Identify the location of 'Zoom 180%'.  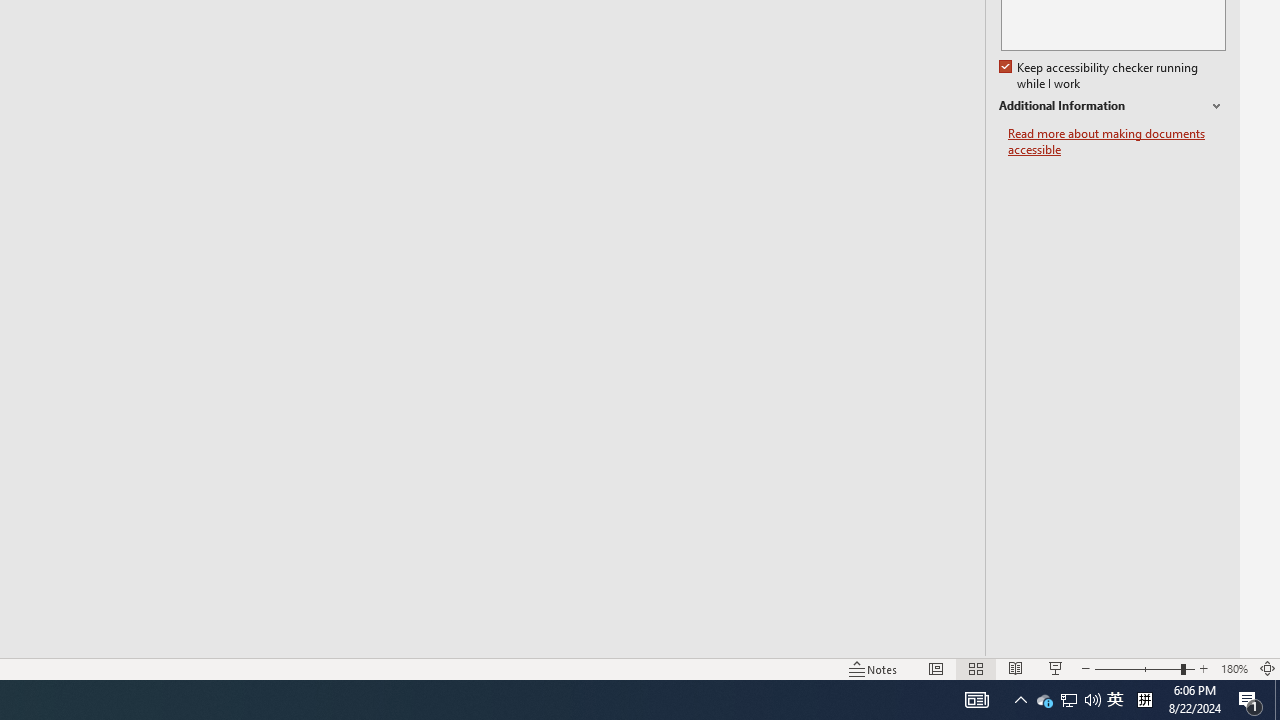
(1233, 669).